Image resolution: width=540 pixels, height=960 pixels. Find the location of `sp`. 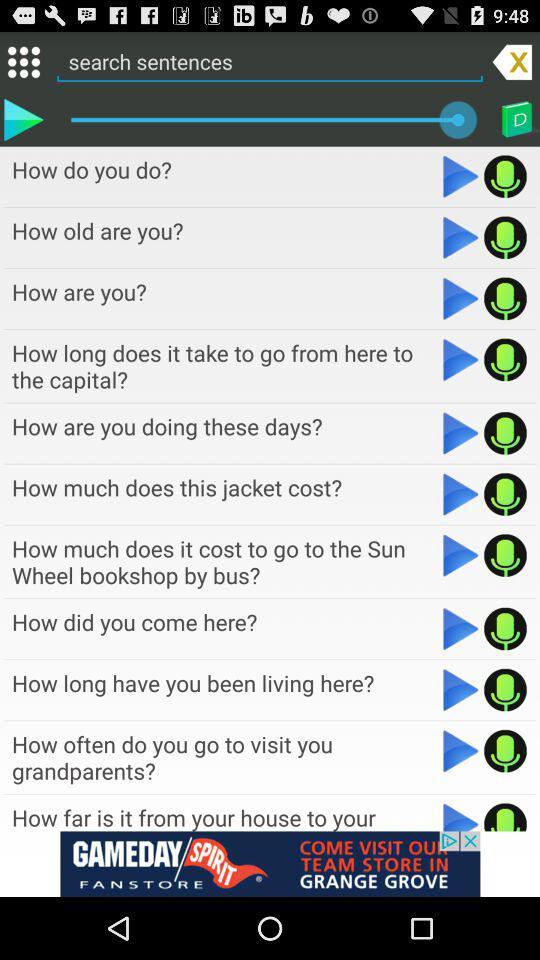

sp is located at coordinates (504, 175).